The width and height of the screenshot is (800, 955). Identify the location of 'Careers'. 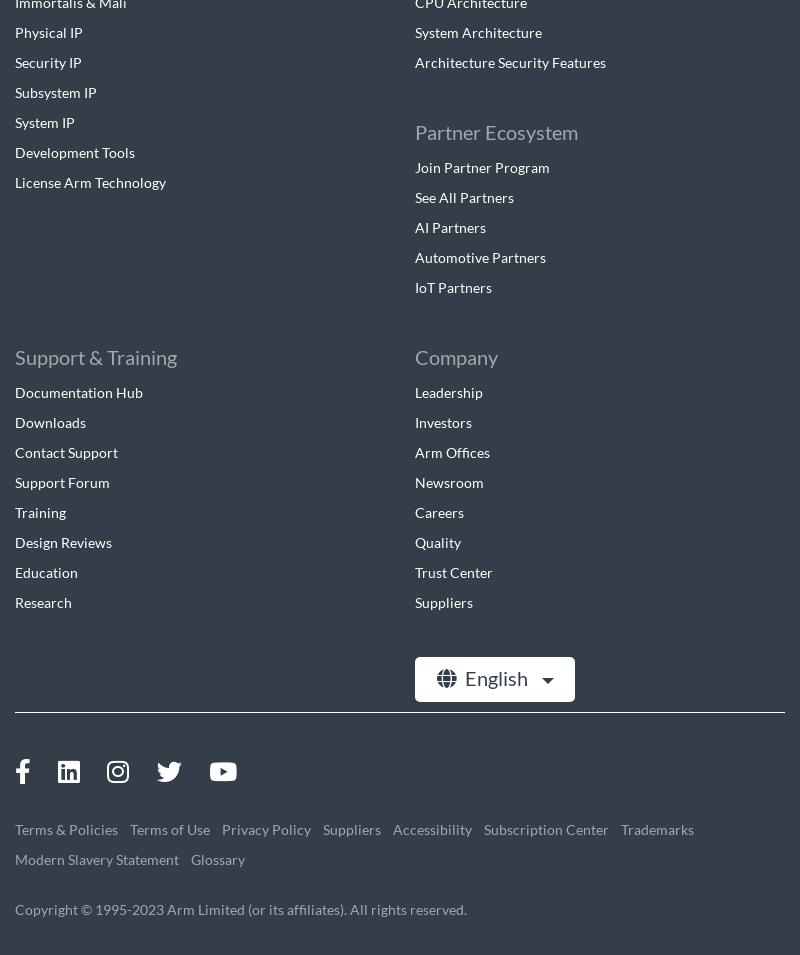
(438, 511).